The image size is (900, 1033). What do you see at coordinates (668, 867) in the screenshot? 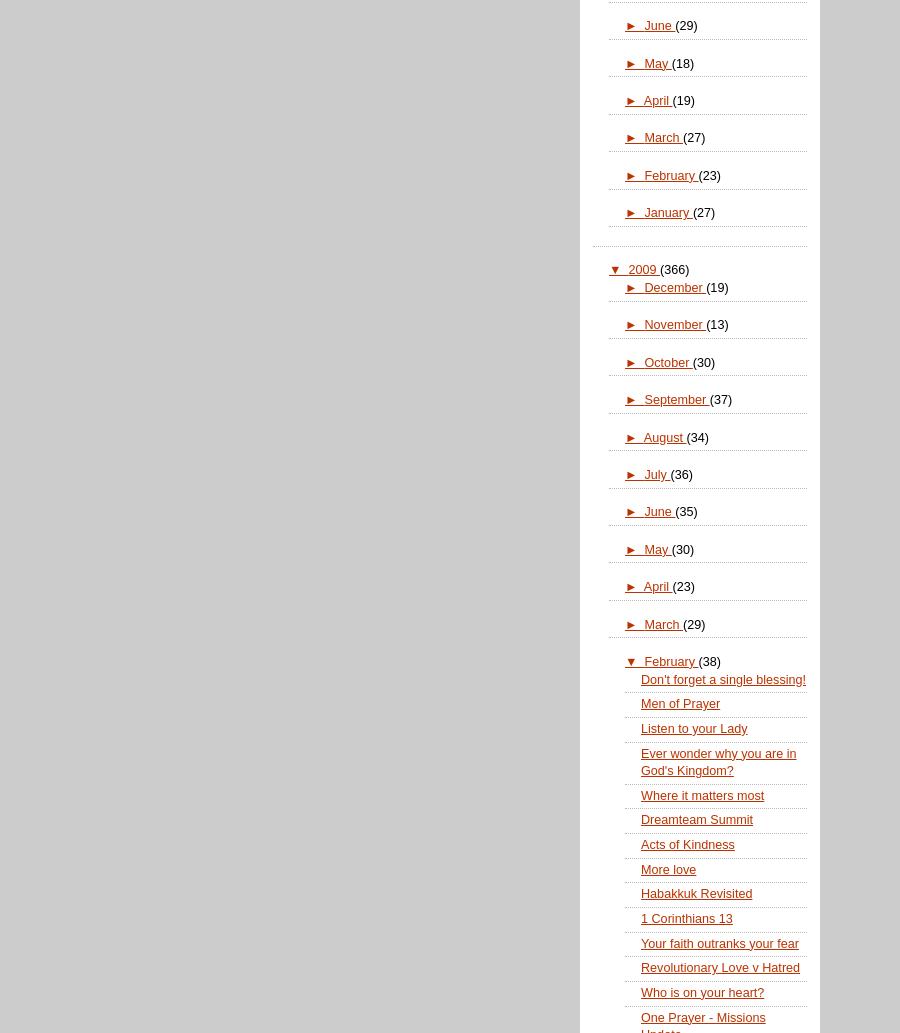
I see `'More love'` at bounding box center [668, 867].